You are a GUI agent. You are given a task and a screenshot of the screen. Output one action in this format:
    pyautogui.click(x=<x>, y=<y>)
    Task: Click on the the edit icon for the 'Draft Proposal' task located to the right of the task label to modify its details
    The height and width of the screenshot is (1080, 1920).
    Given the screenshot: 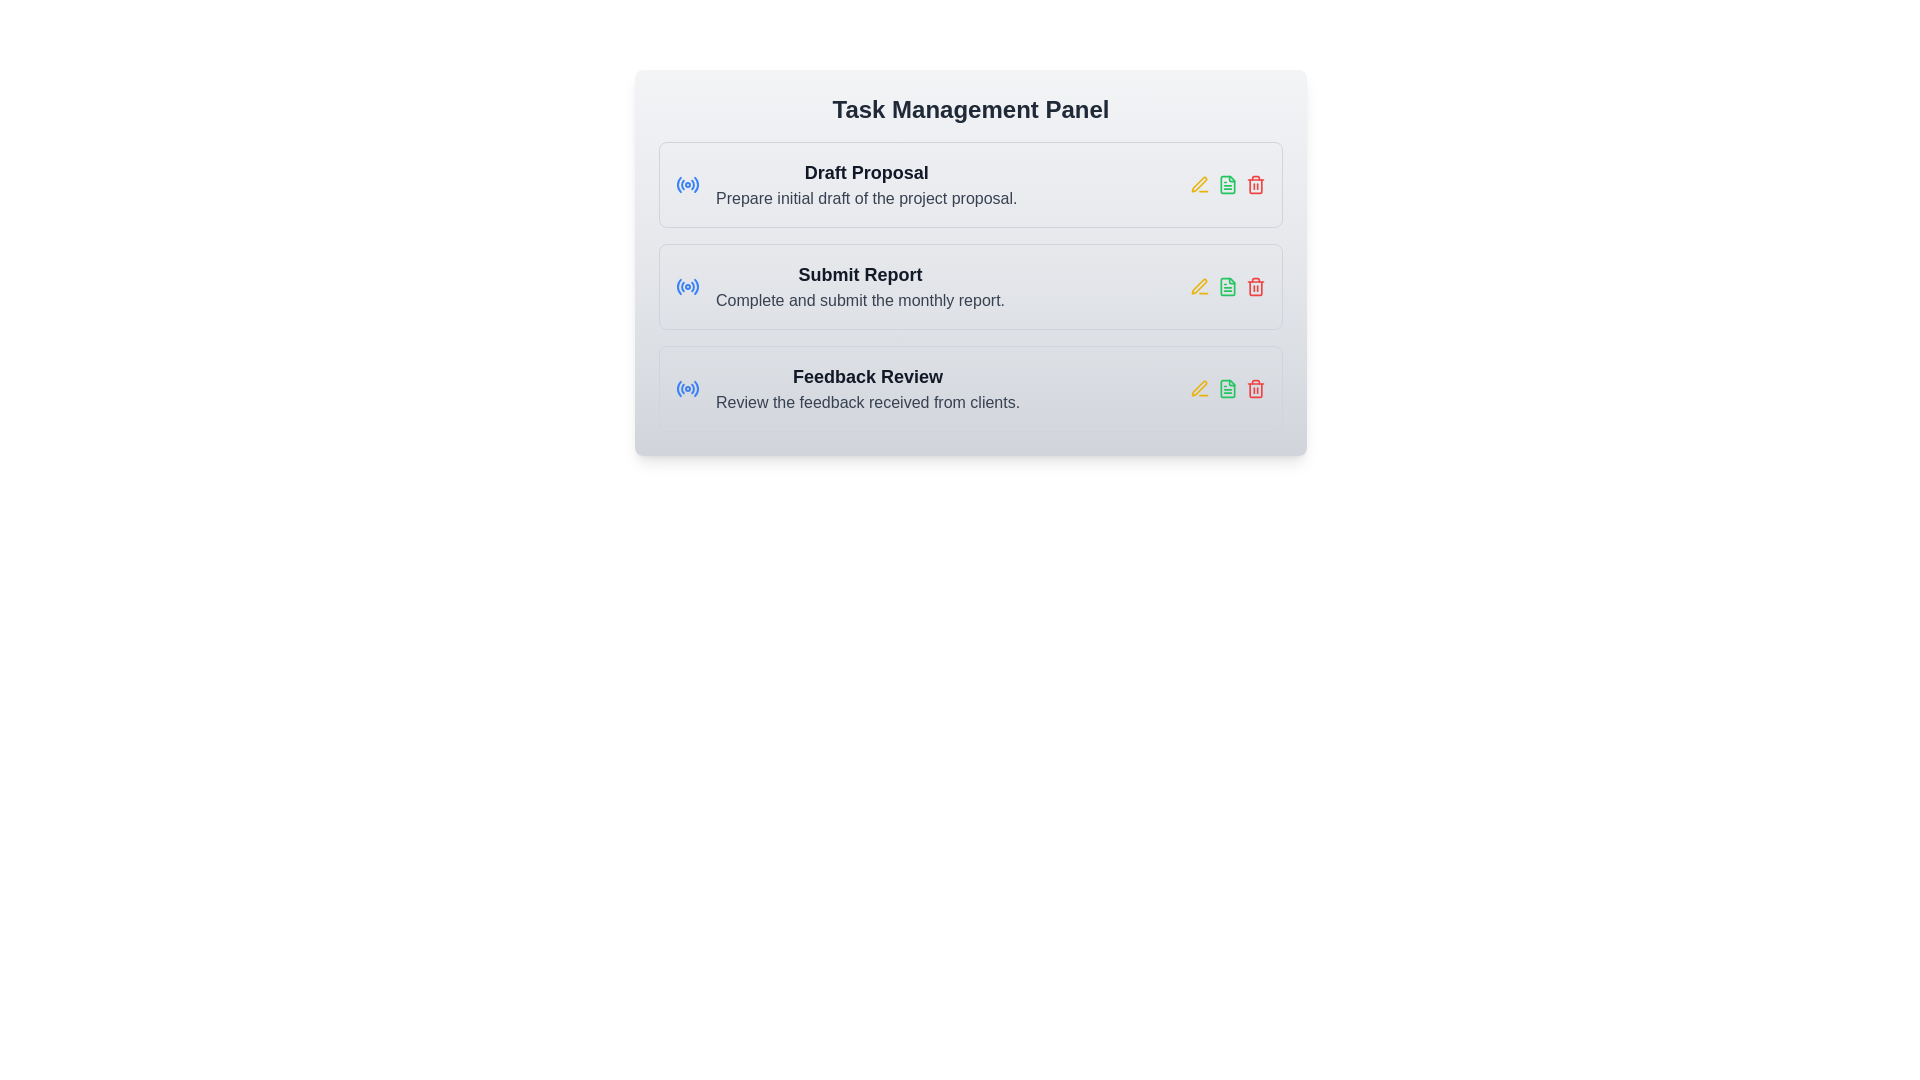 What is the action you would take?
    pyautogui.click(x=1200, y=185)
    